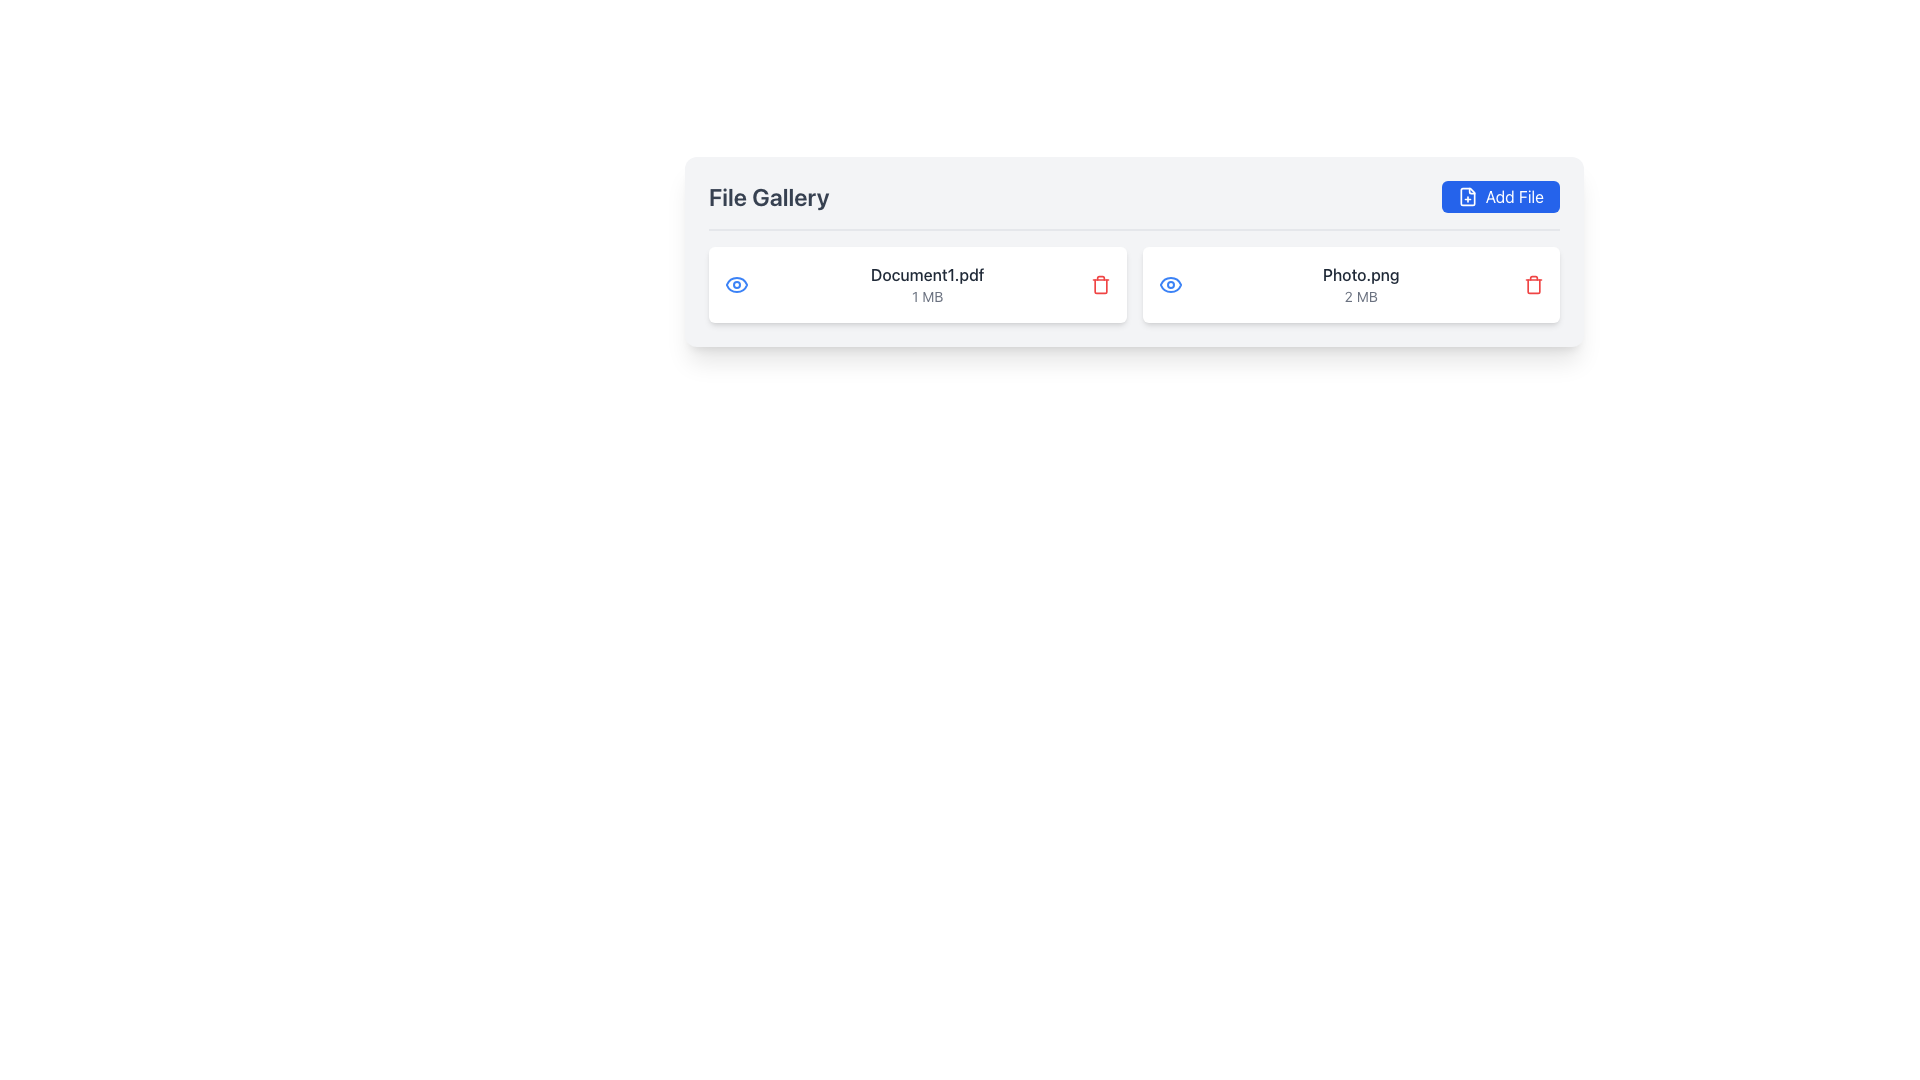 Image resolution: width=1920 pixels, height=1080 pixels. Describe the element at coordinates (1170, 285) in the screenshot. I see `the eye-shaped icon within the SVG element located in the first row of the file list` at that location.